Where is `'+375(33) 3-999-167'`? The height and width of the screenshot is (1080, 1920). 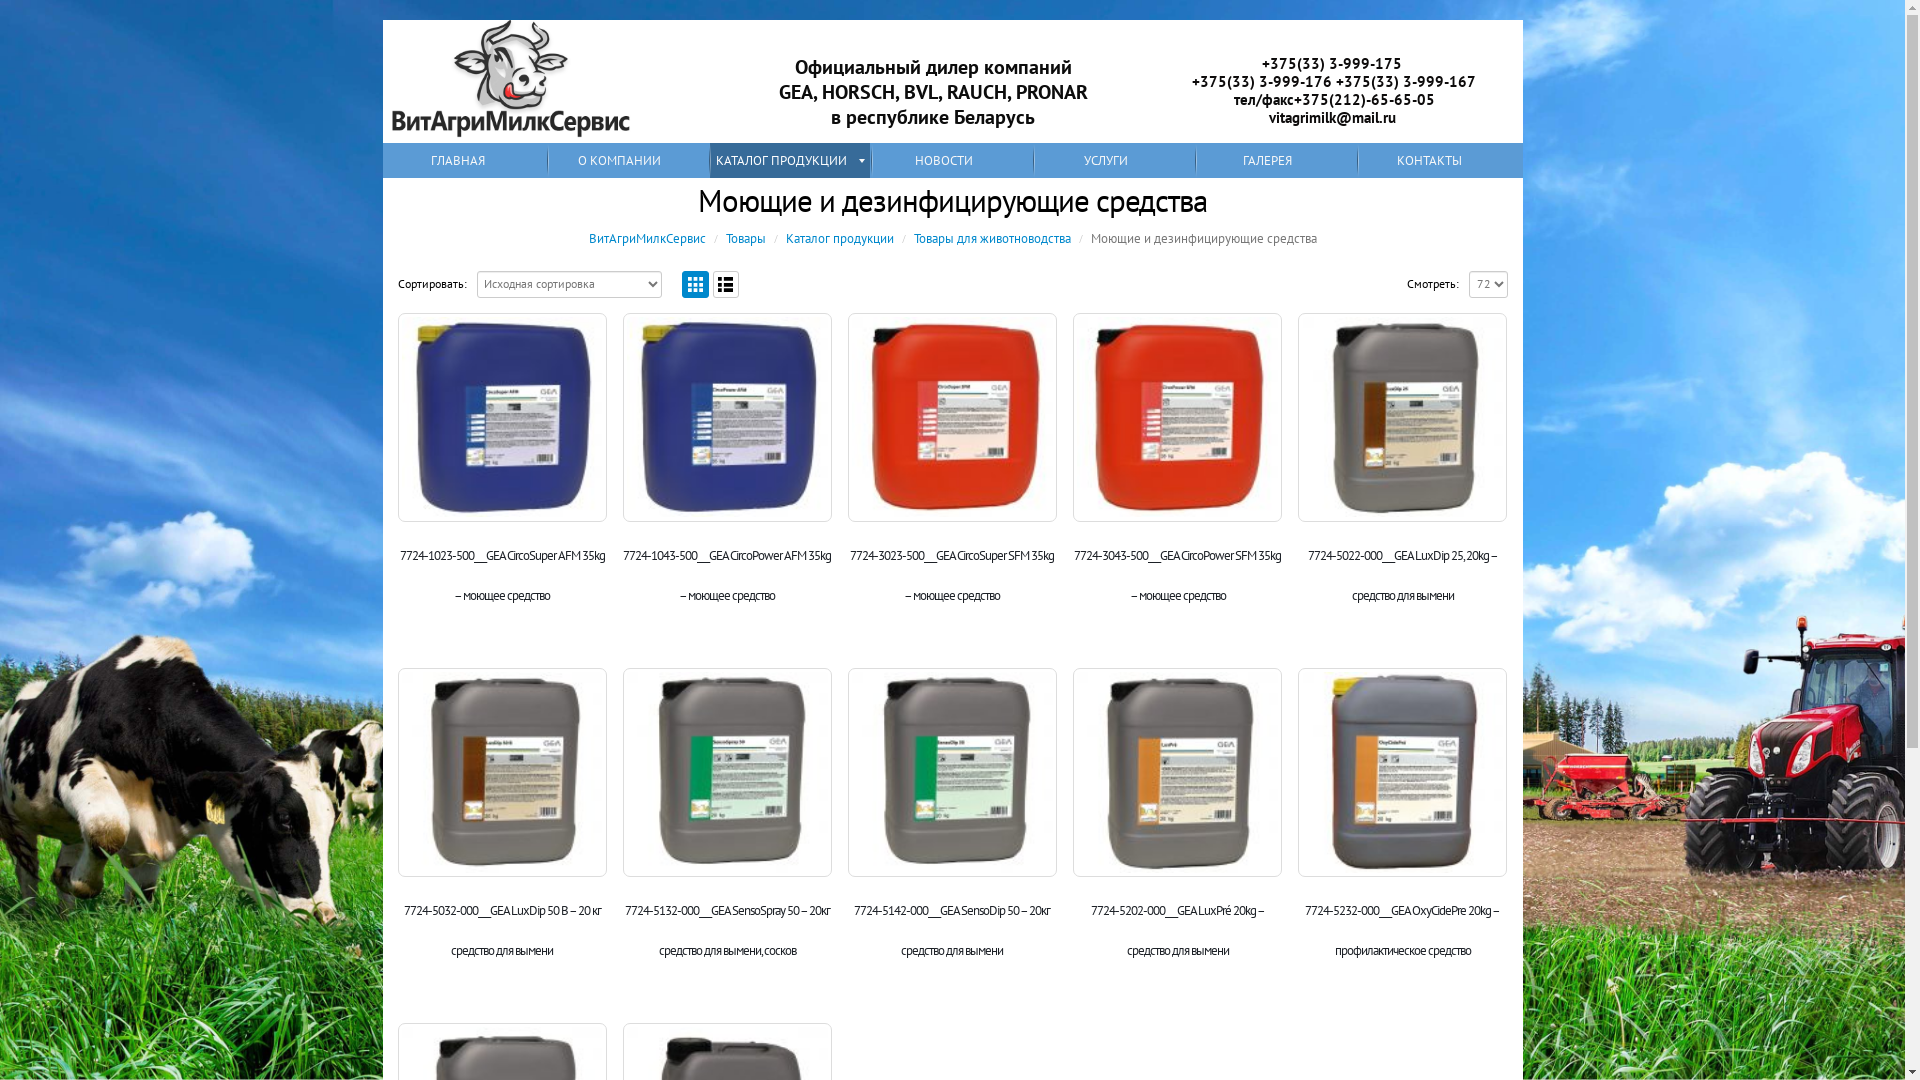 '+375(33) 3-999-167' is located at coordinates (1405, 80).